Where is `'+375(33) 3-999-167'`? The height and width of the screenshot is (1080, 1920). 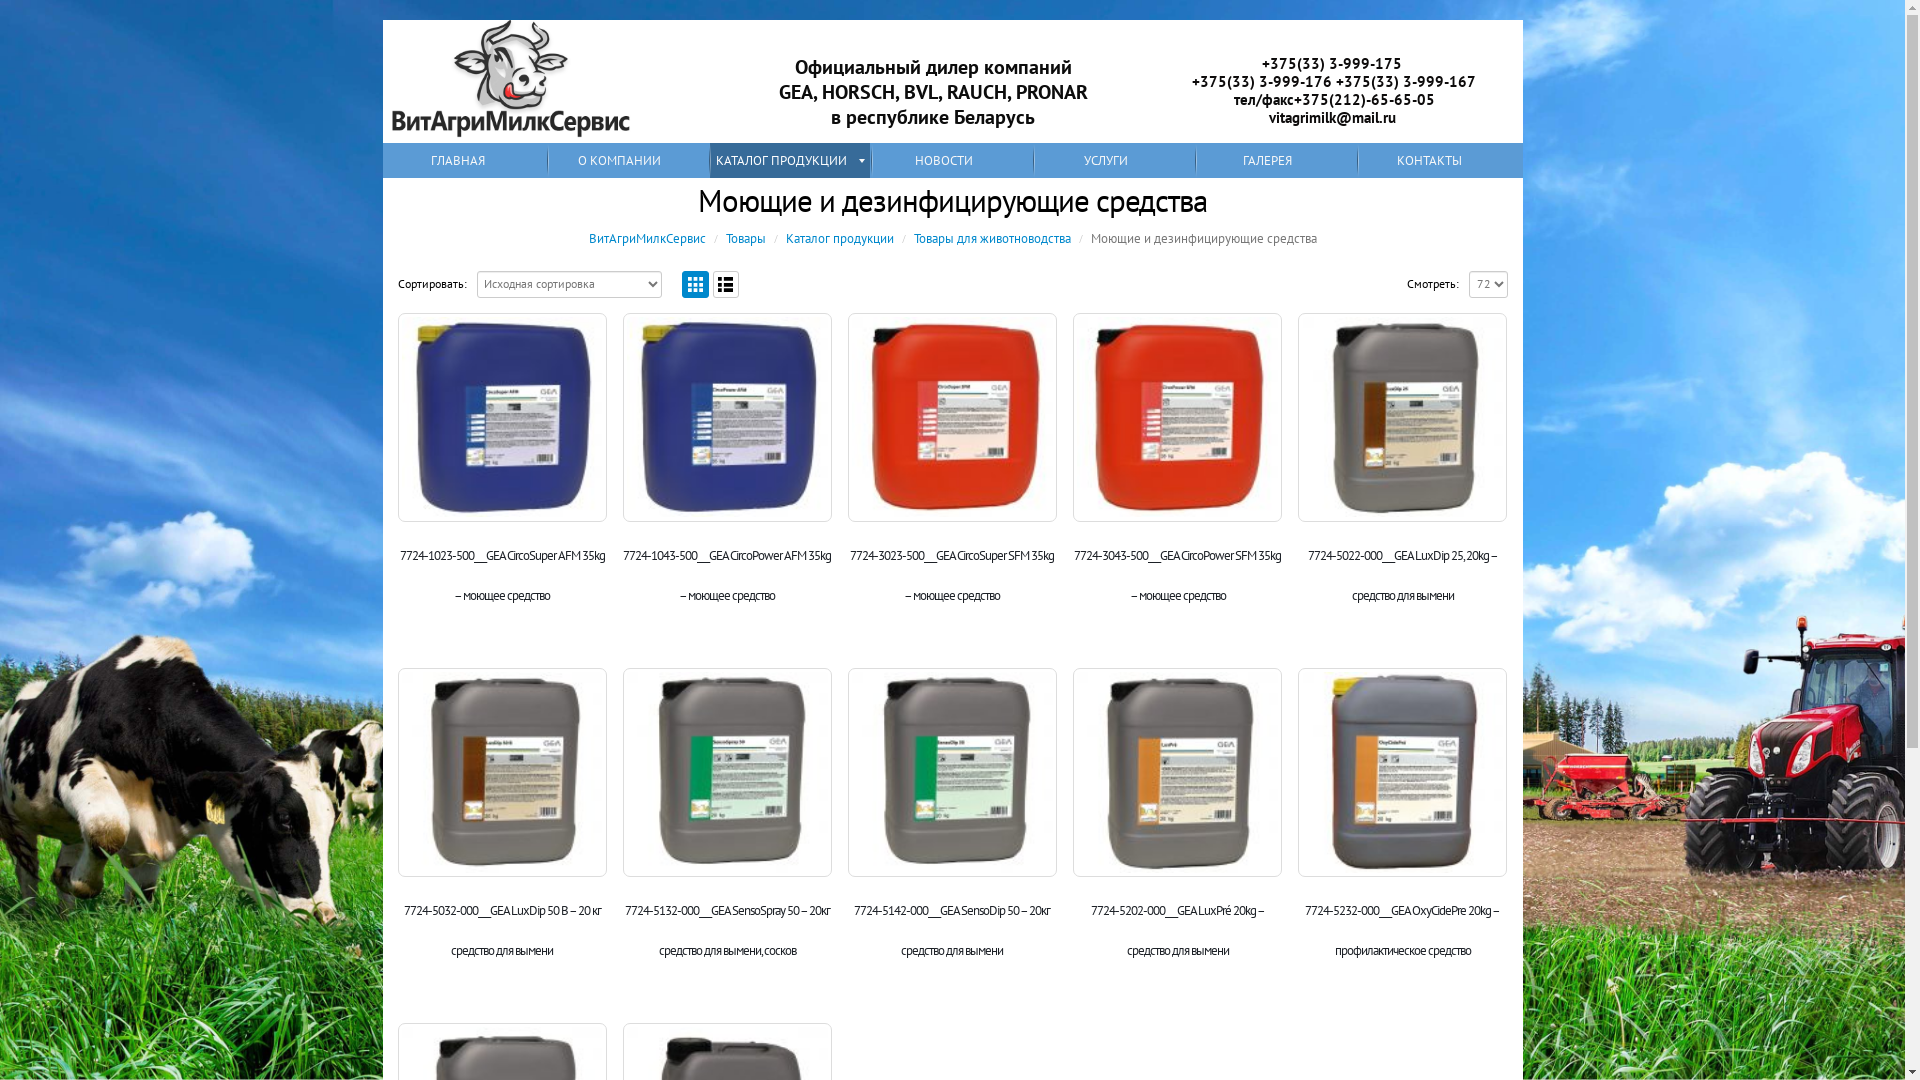 '+375(33) 3-999-167' is located at coordinates (1405, 80).